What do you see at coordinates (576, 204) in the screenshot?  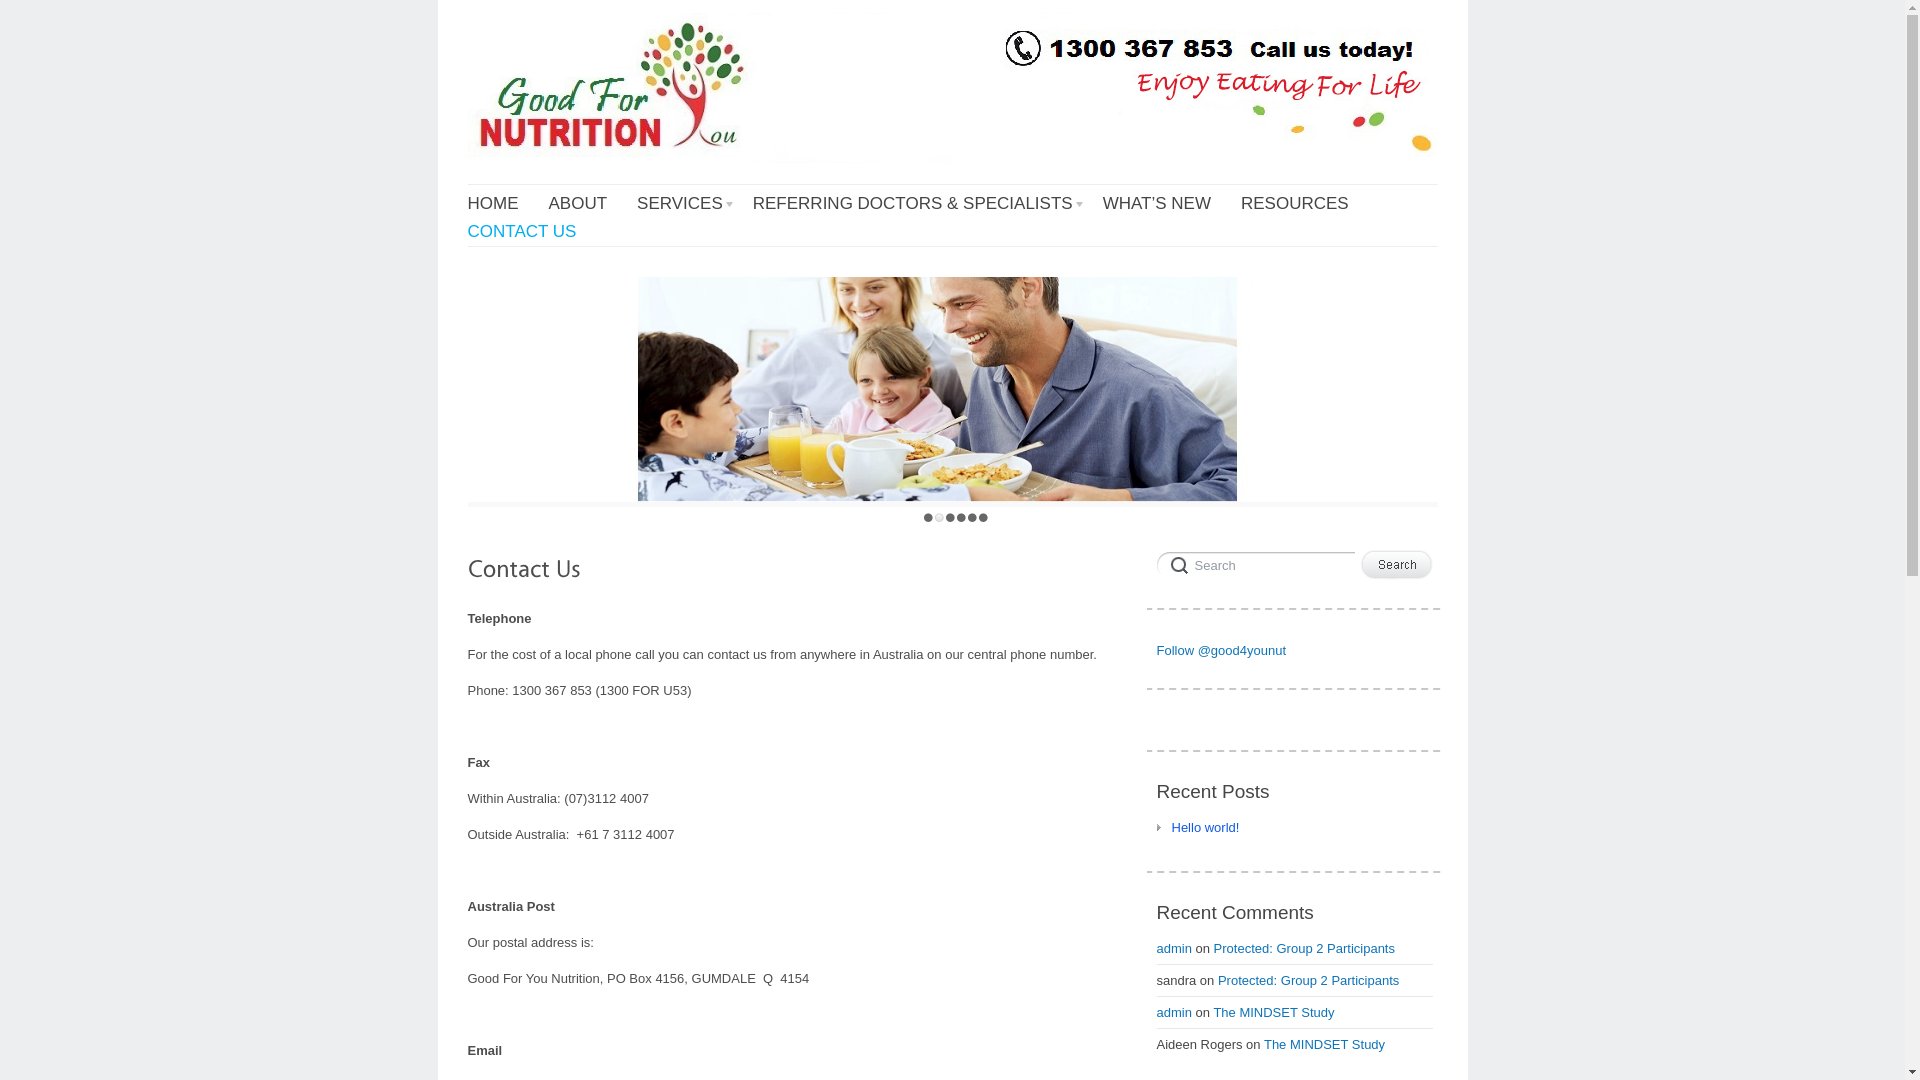 I see `'ABOUT'` at bounding box center [576, 204].